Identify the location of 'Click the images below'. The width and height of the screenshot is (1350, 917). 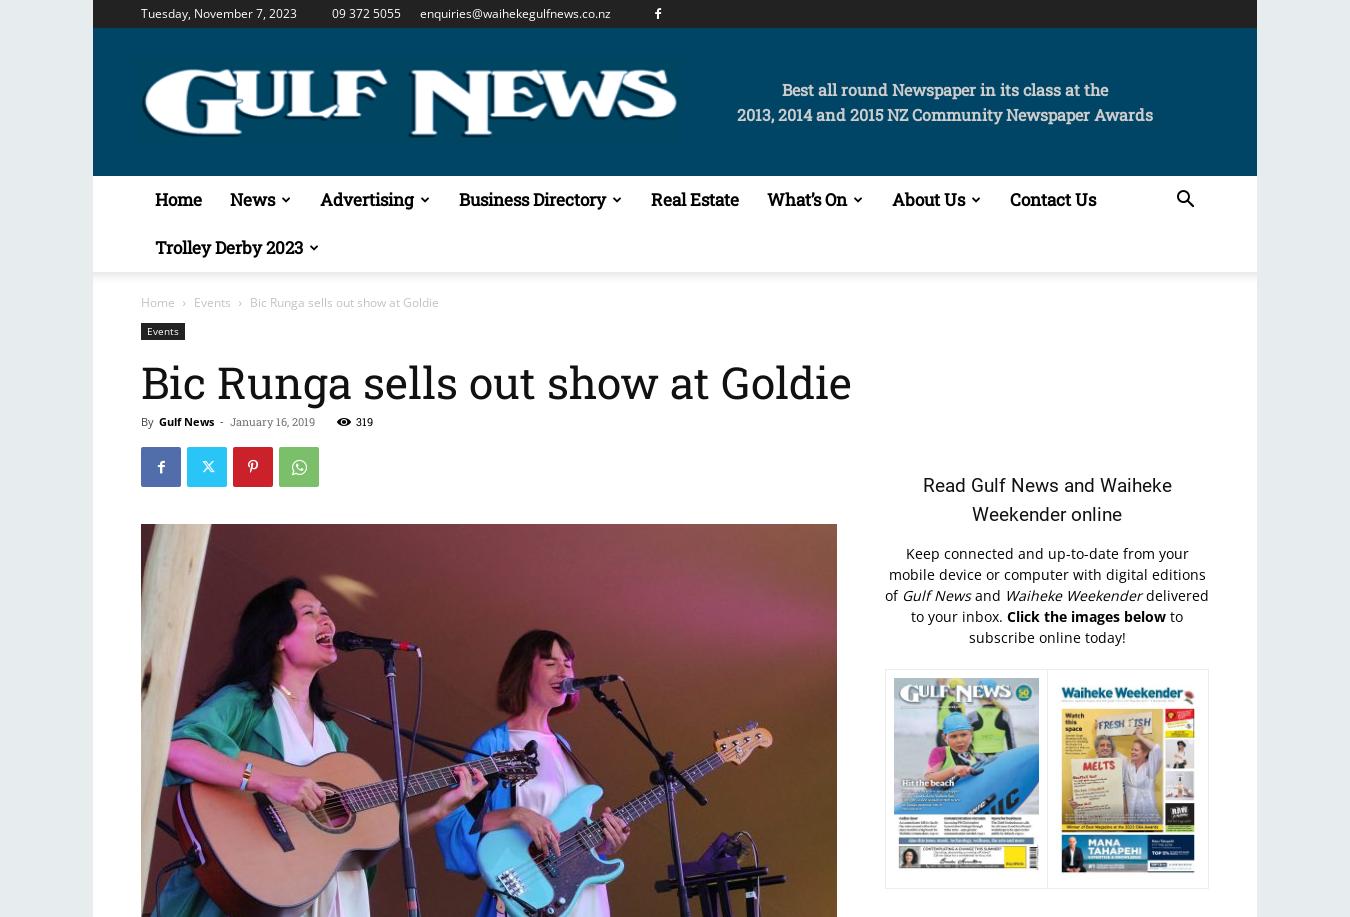
(1086, 615).